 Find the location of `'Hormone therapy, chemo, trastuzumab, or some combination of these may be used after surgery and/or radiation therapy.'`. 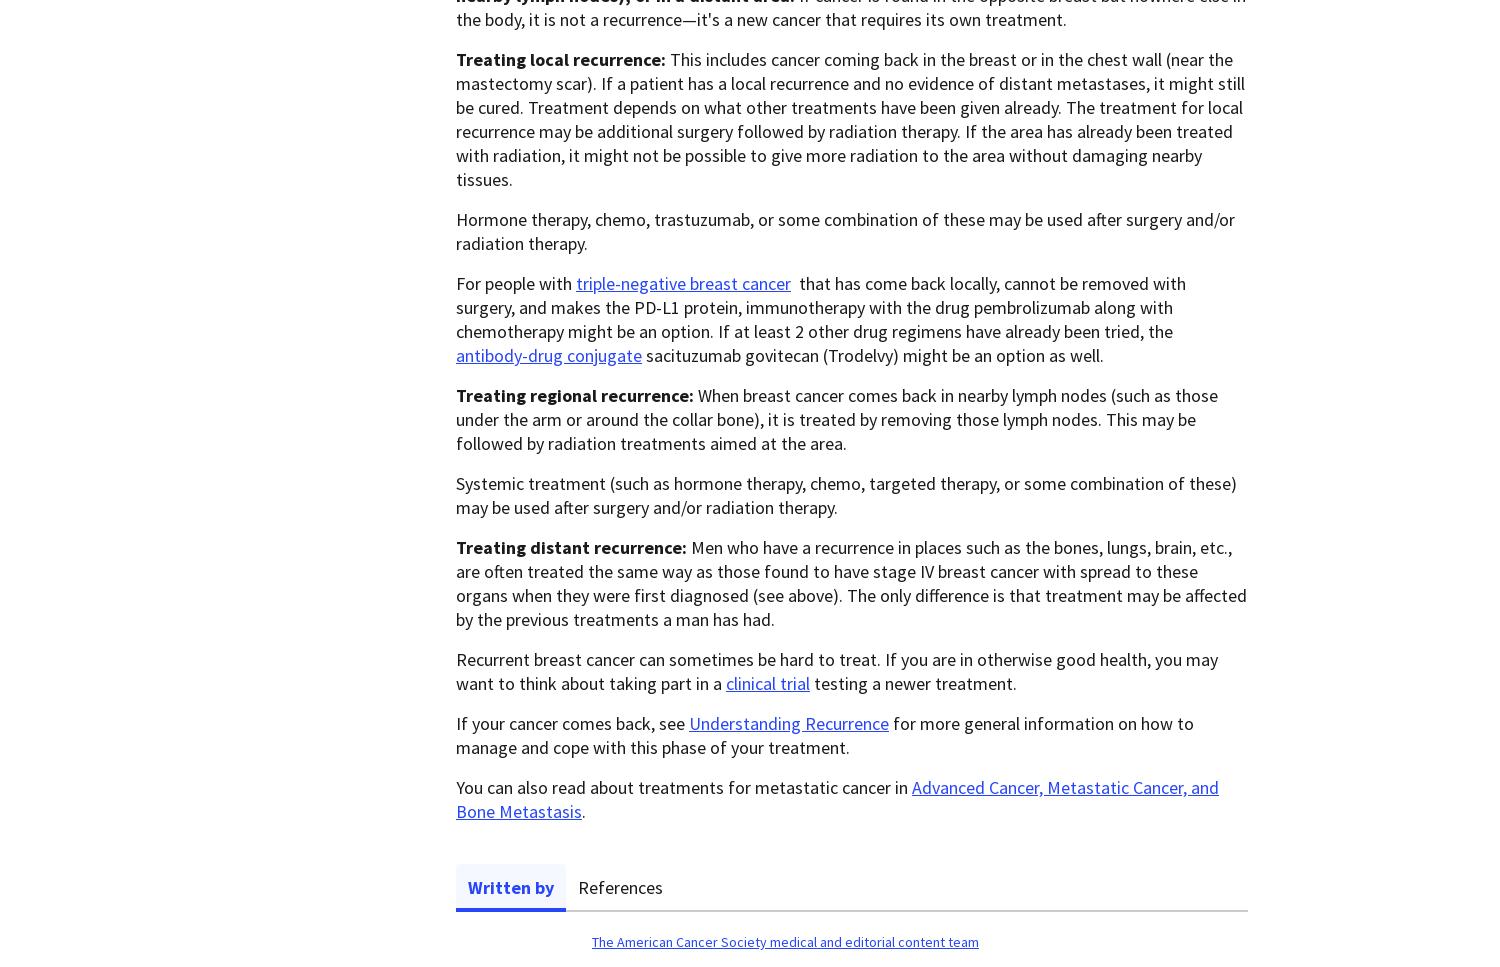

'Hormone therapy, chemo, trastuzumab, or some combination of these may be used after surgery and/or radiation therapy.' is located at coordinates (455, 231).